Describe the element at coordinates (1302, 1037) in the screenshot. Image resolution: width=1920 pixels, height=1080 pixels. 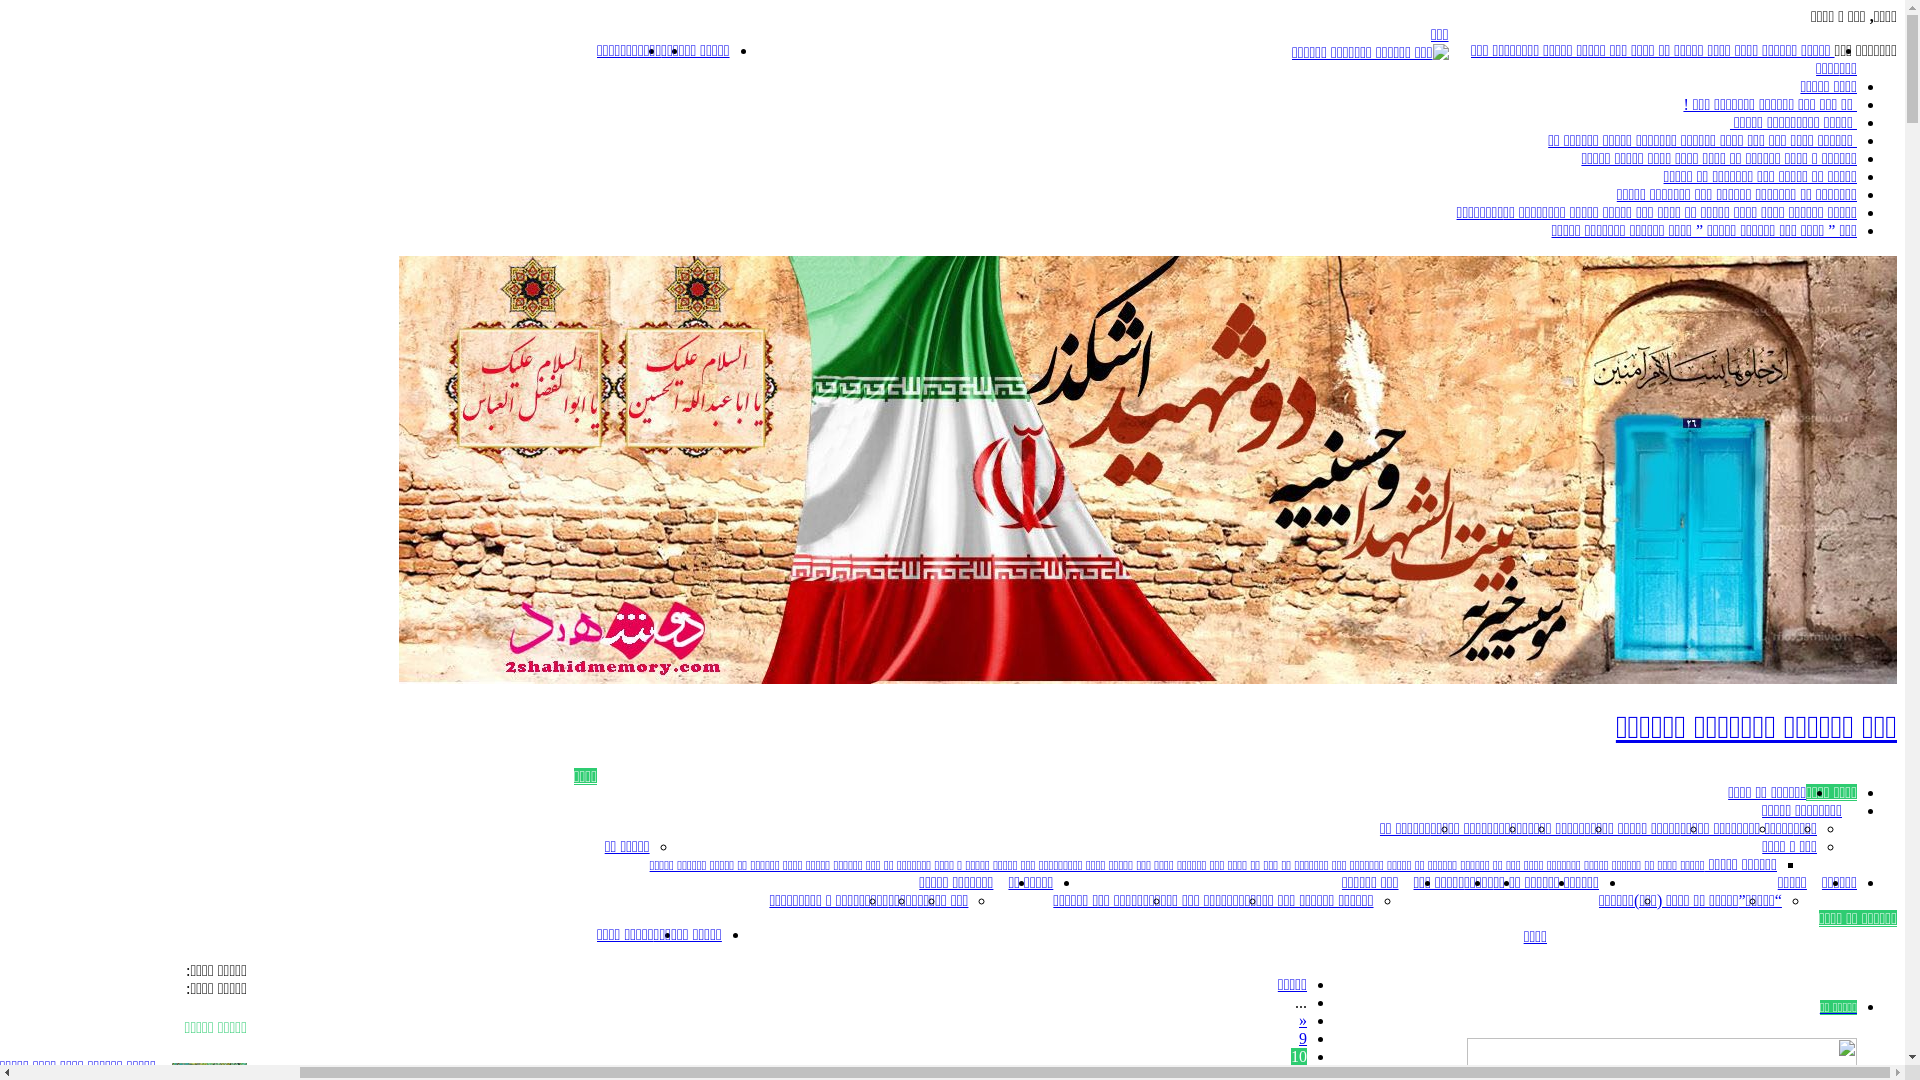
I see `'9'` at that location.